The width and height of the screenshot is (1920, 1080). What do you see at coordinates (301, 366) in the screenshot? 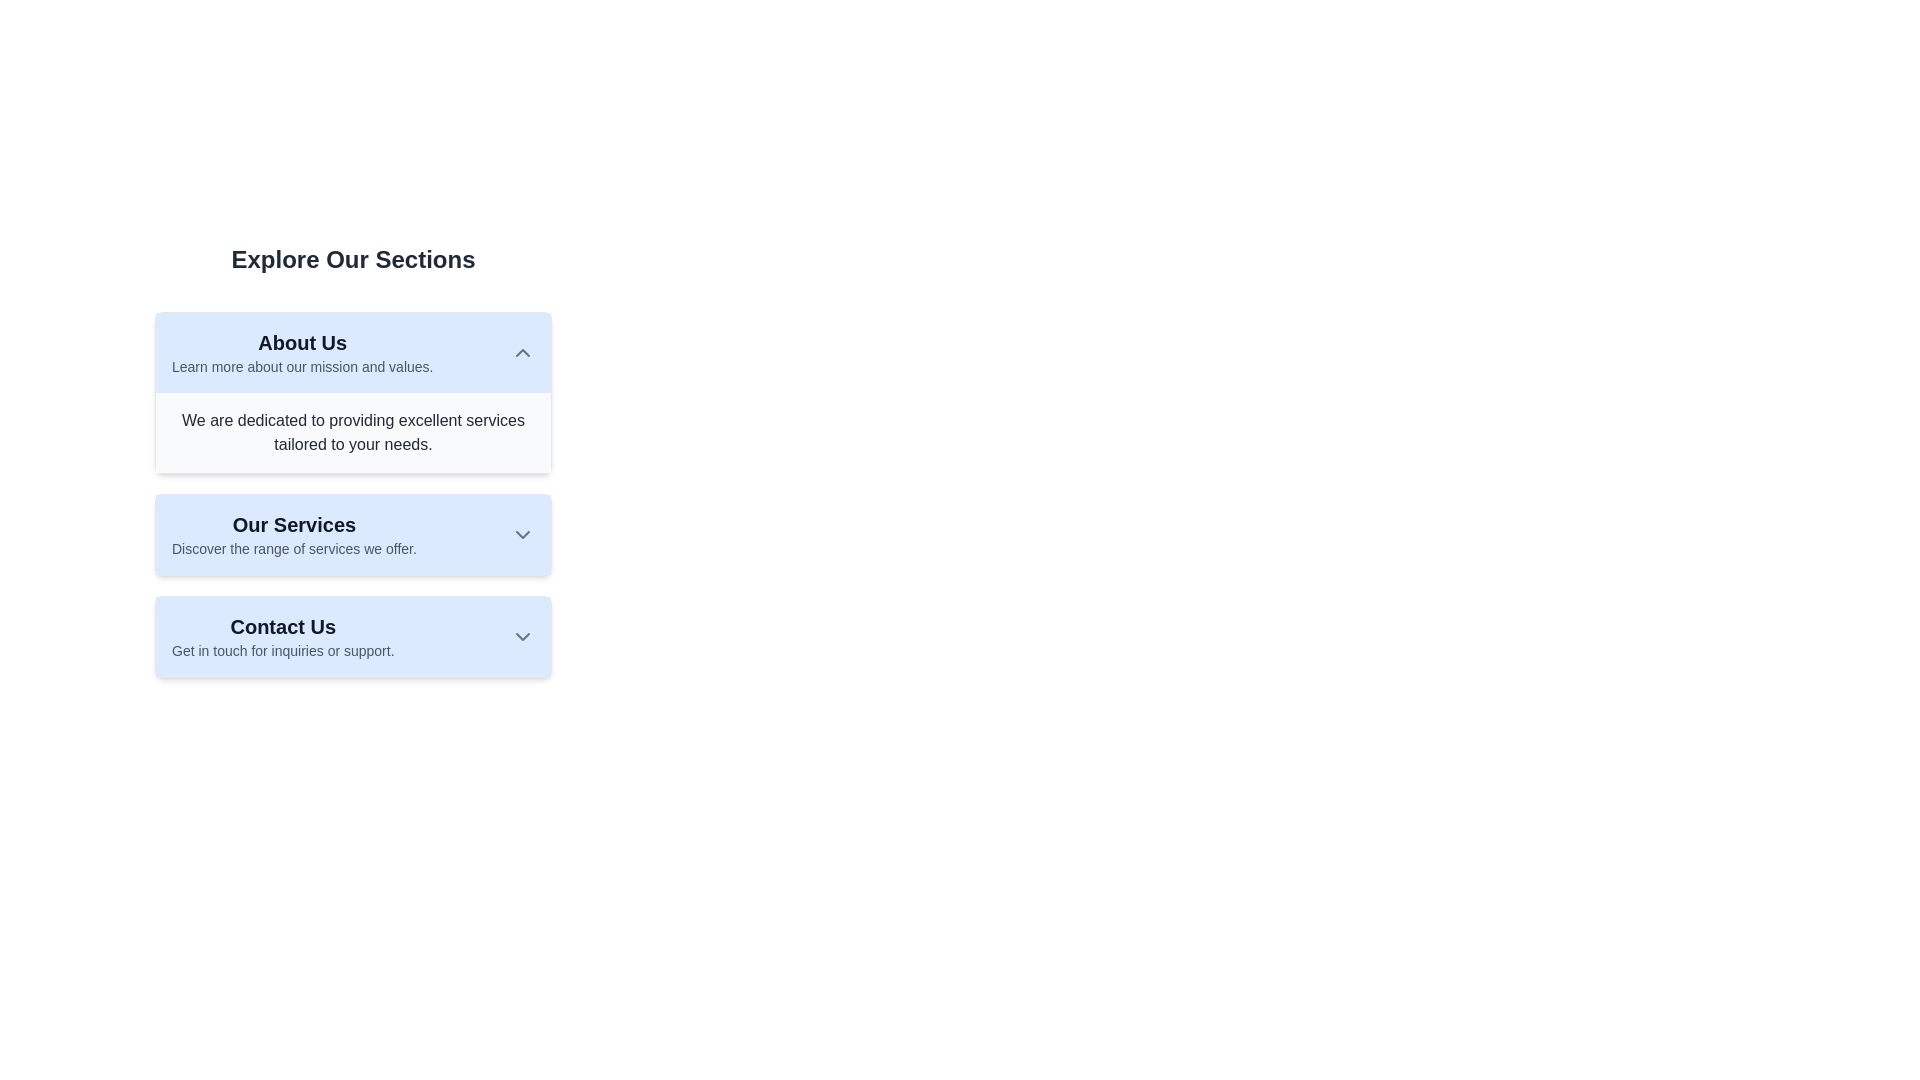
I see `the descriptive text block located directly underneath the 'About Us' heading in the first collapsible section` at bounding box center [301, 366].